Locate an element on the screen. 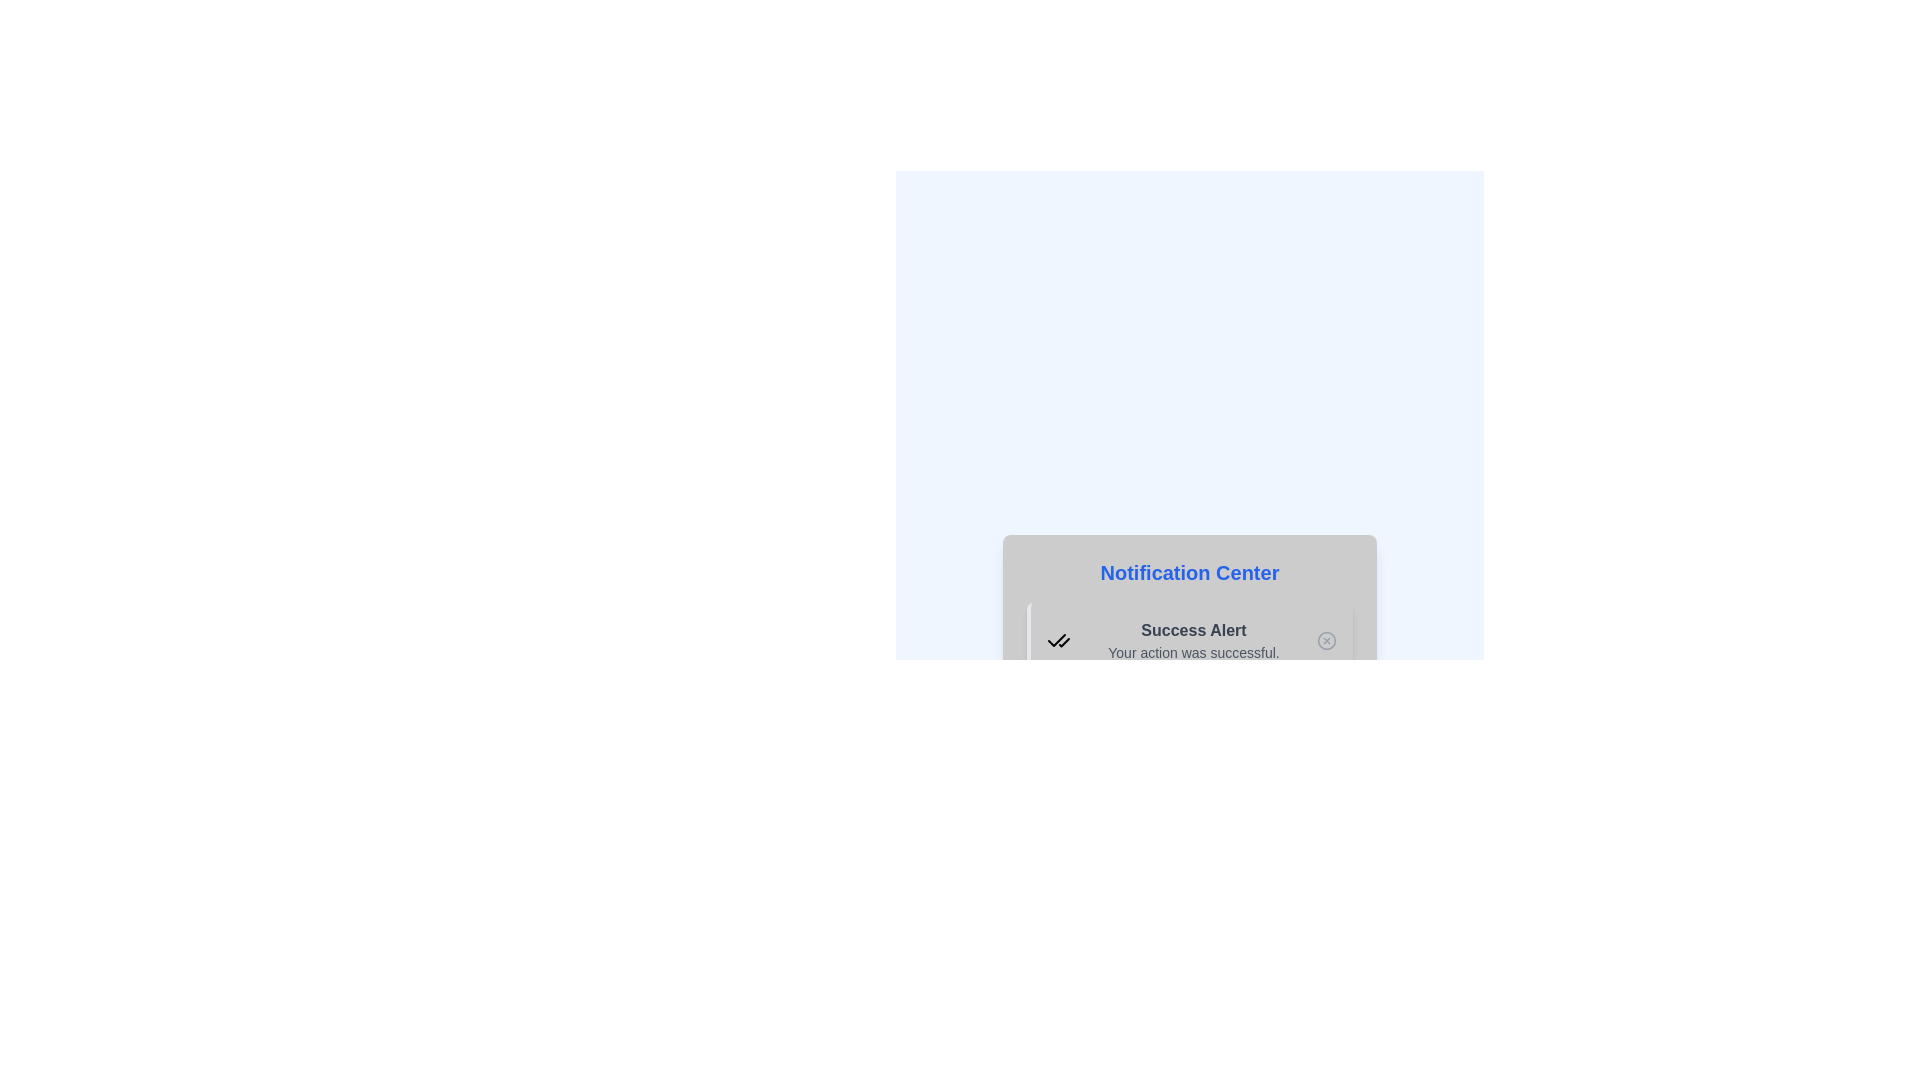 The height and width of the screenshot is (1080, 1920). the text label 'Notification Center' which is styled in blue, located at the top section of the notification panel is located at coordinates (1190, 573).